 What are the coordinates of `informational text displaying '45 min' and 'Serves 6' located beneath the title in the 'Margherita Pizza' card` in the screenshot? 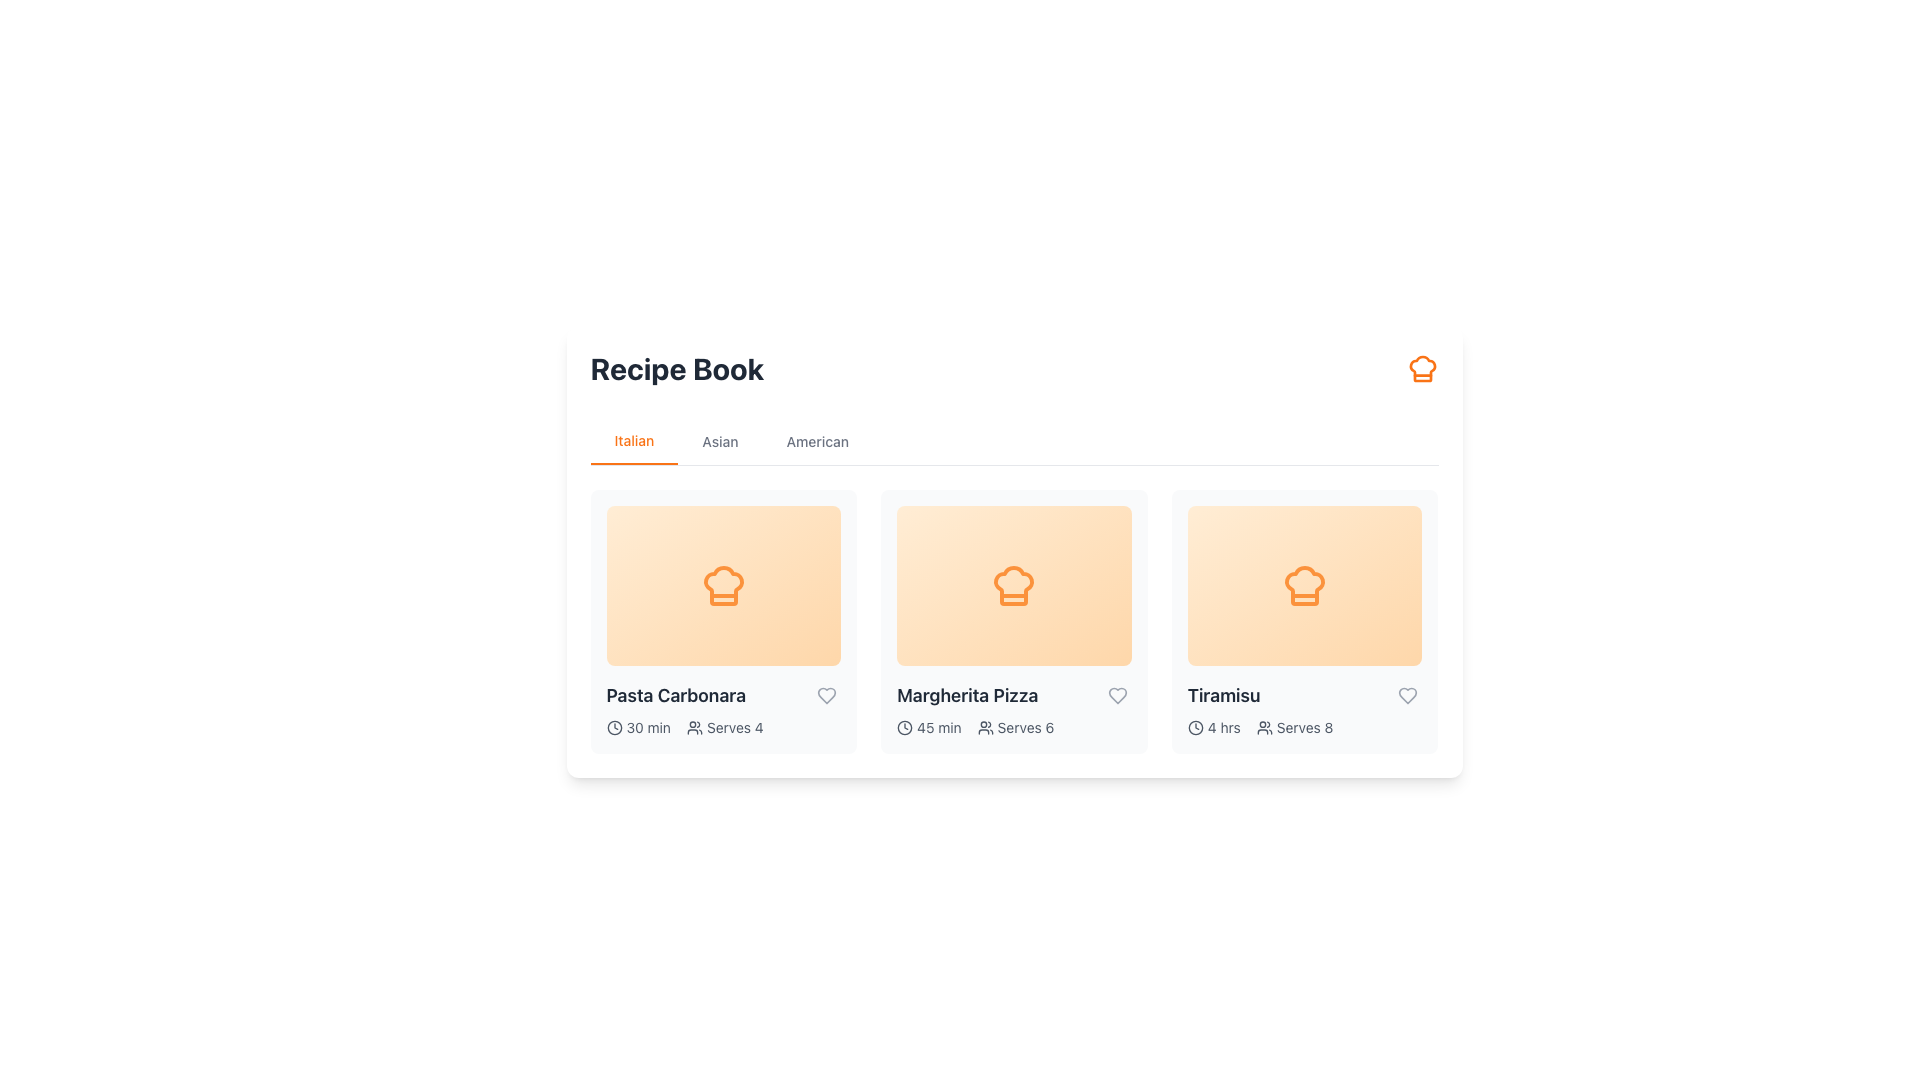 It's located at (1014, 728).